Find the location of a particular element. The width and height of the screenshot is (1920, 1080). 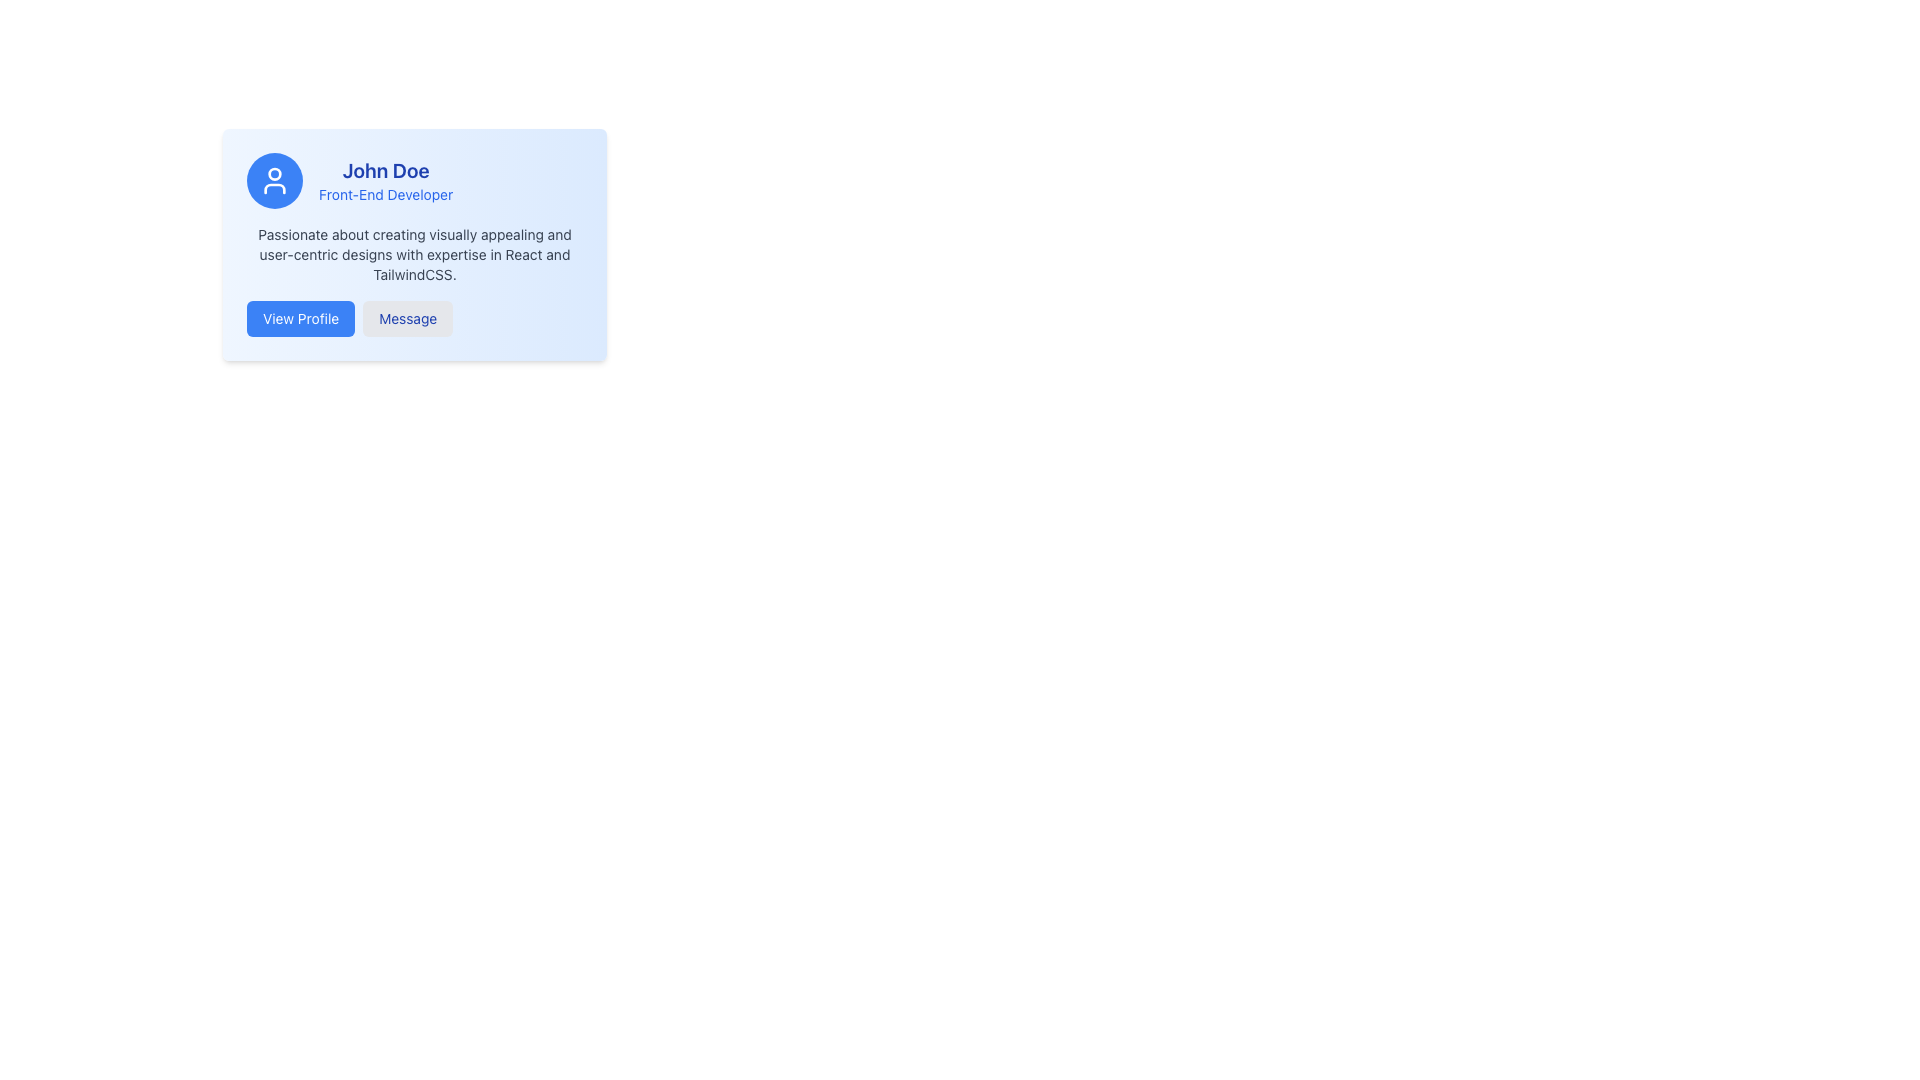

the paragraph of text styled with a small font size and gray color, which is centrally positioned within the card below the title 'John Doe' and subtitle 'Front-End Developer', and above the buttons 'View Profile' and 'Message' is located at coordinates (413, 253).